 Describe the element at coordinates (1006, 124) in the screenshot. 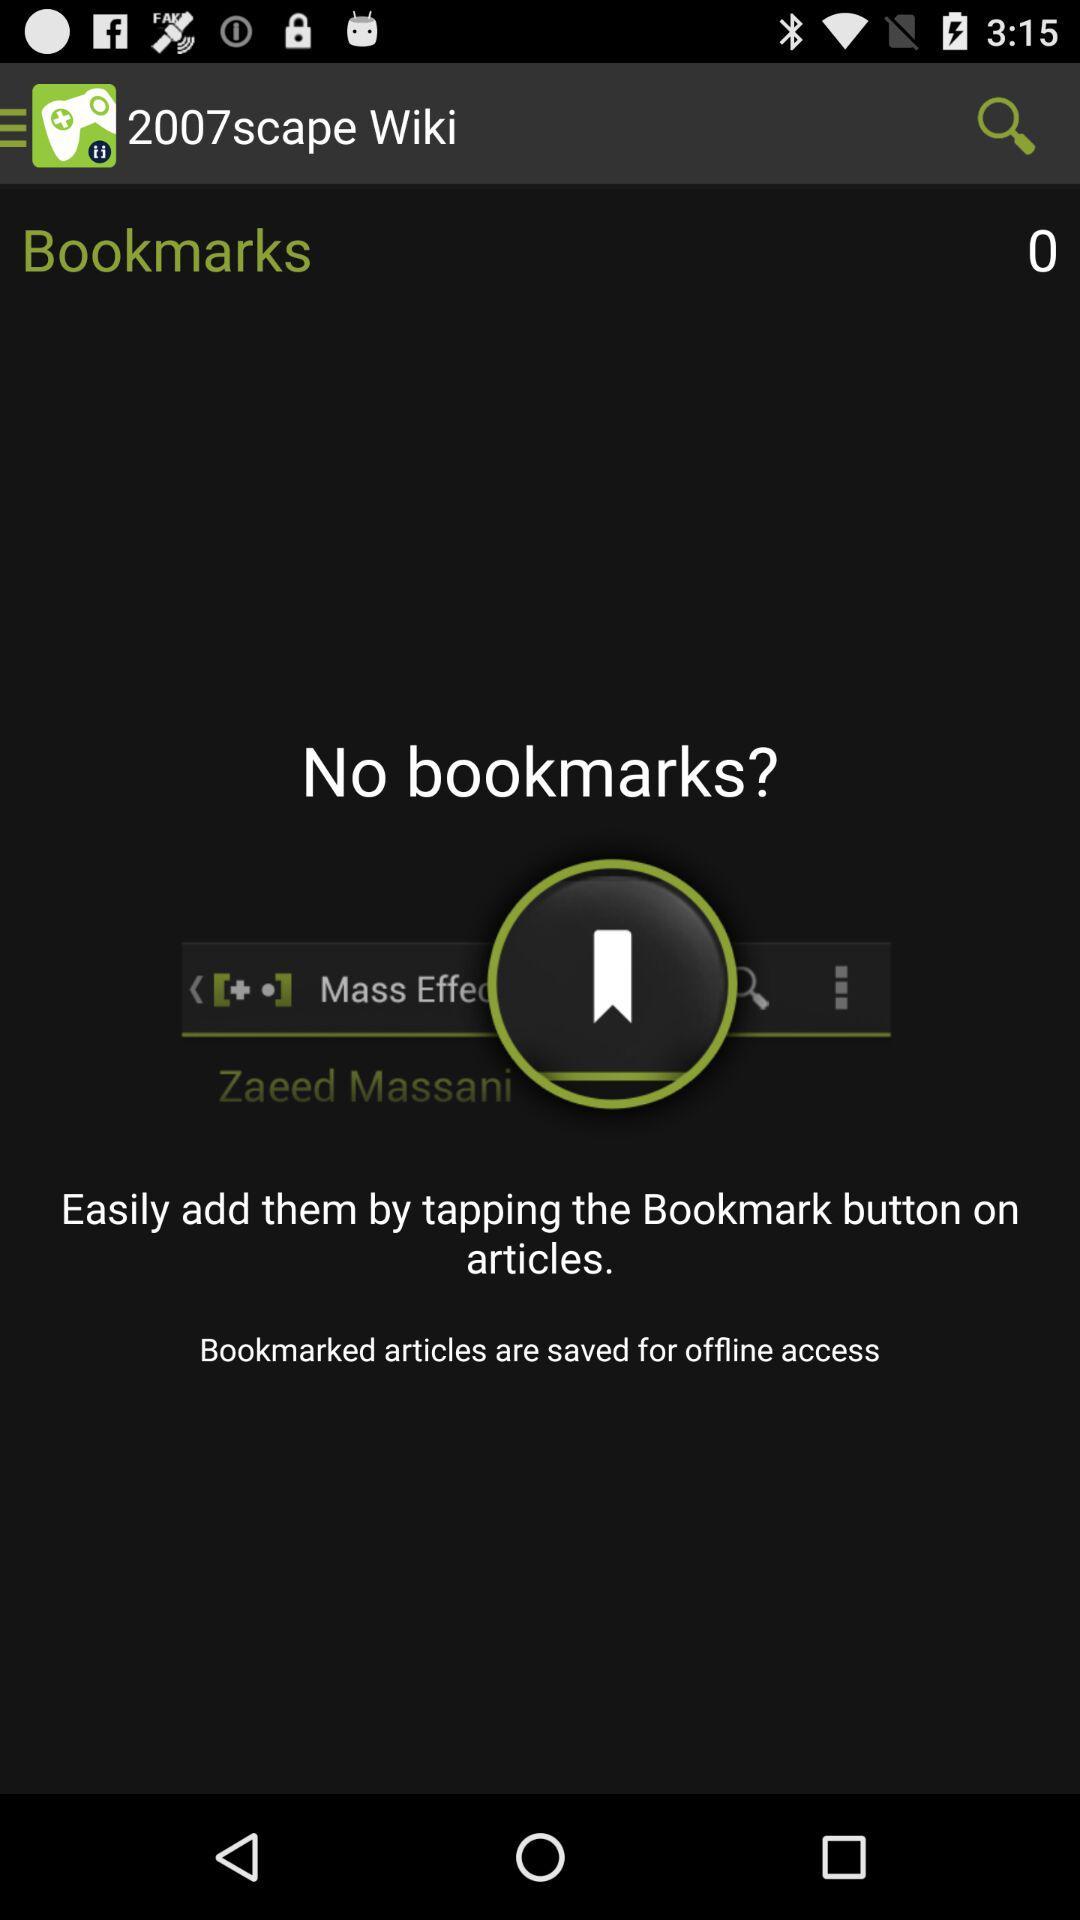

I see `item next to the 2007scape wiki item` at that location.